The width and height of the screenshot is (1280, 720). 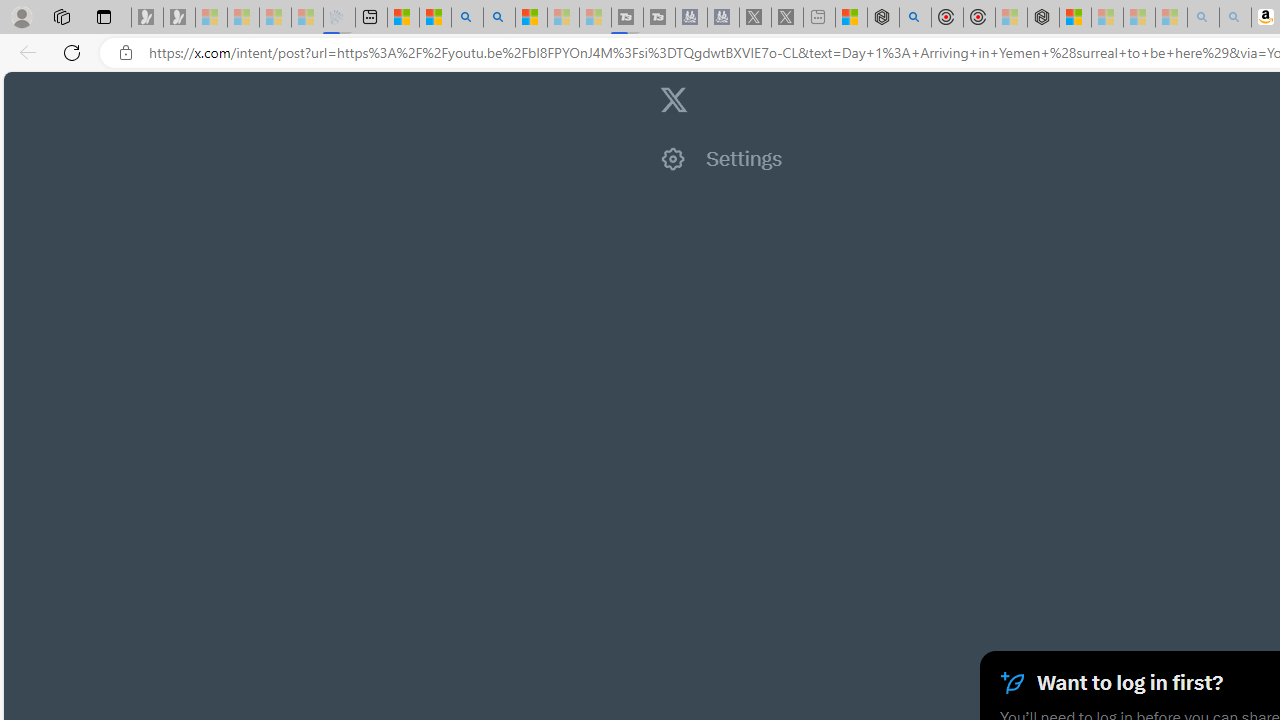 What do you see at coordinates (179, 17) in the screenshot?
I see `'Newsletter Sign Up - Sleeping'` at bounding box center [179, 17].